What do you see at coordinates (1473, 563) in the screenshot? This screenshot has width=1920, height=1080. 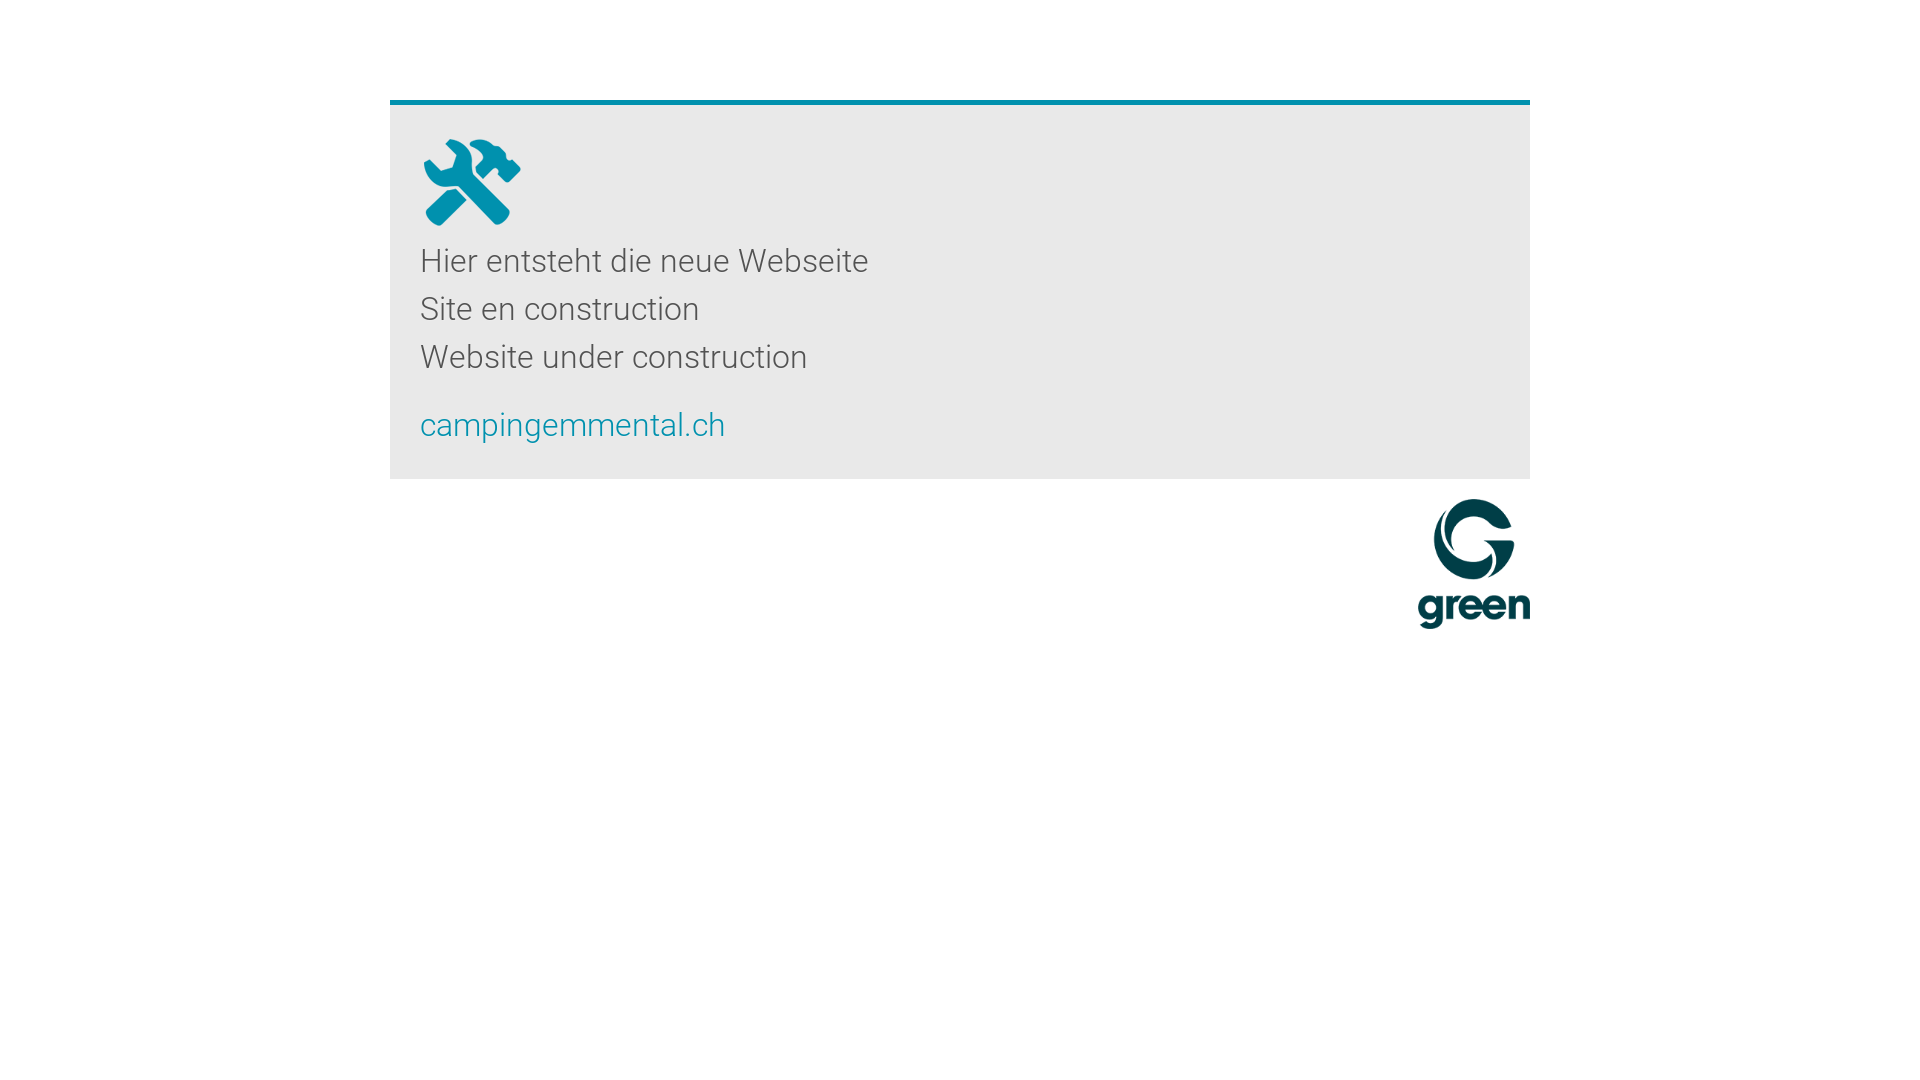 I see `'powered by green.ch'` at bounding box center [1473, 563].